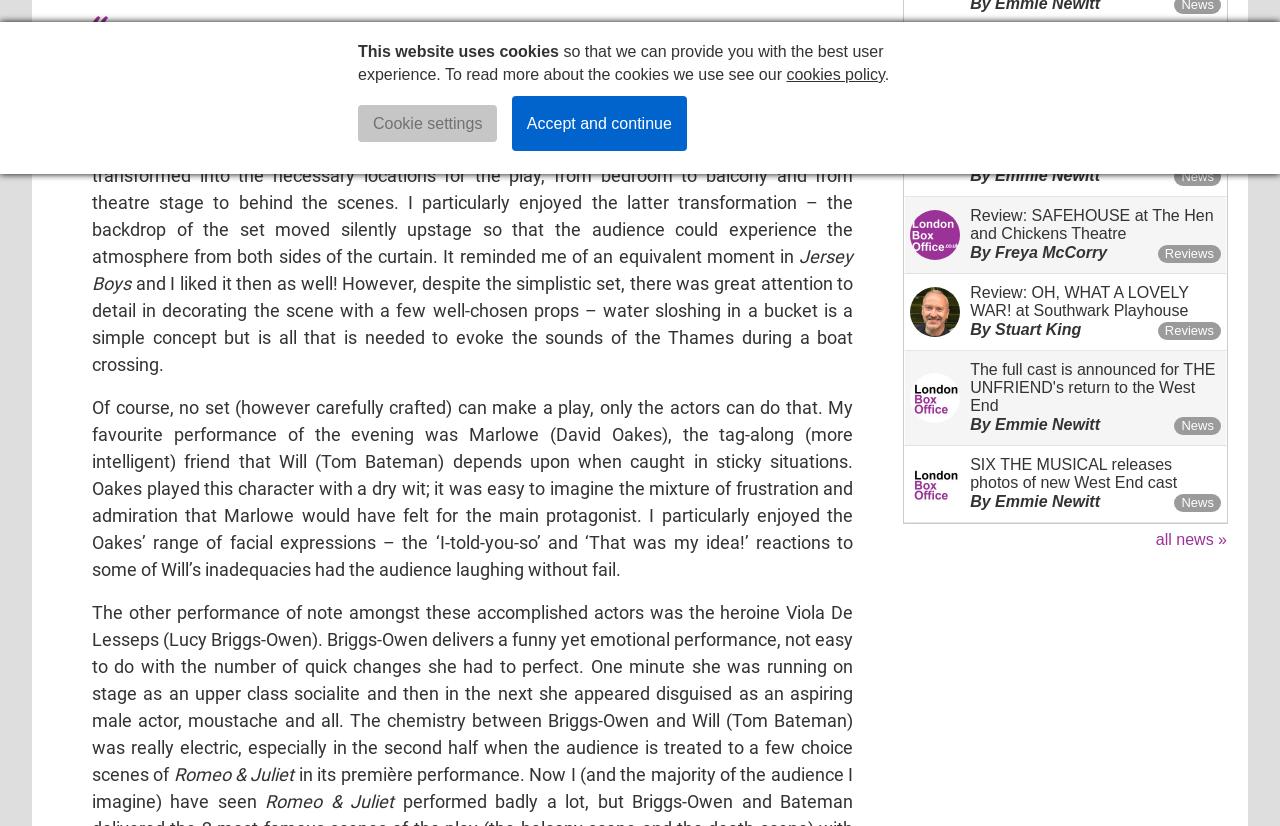  Describe the element at coordinates (1037, 327) in the screenshot. I see `'Stuart King'` at that location.